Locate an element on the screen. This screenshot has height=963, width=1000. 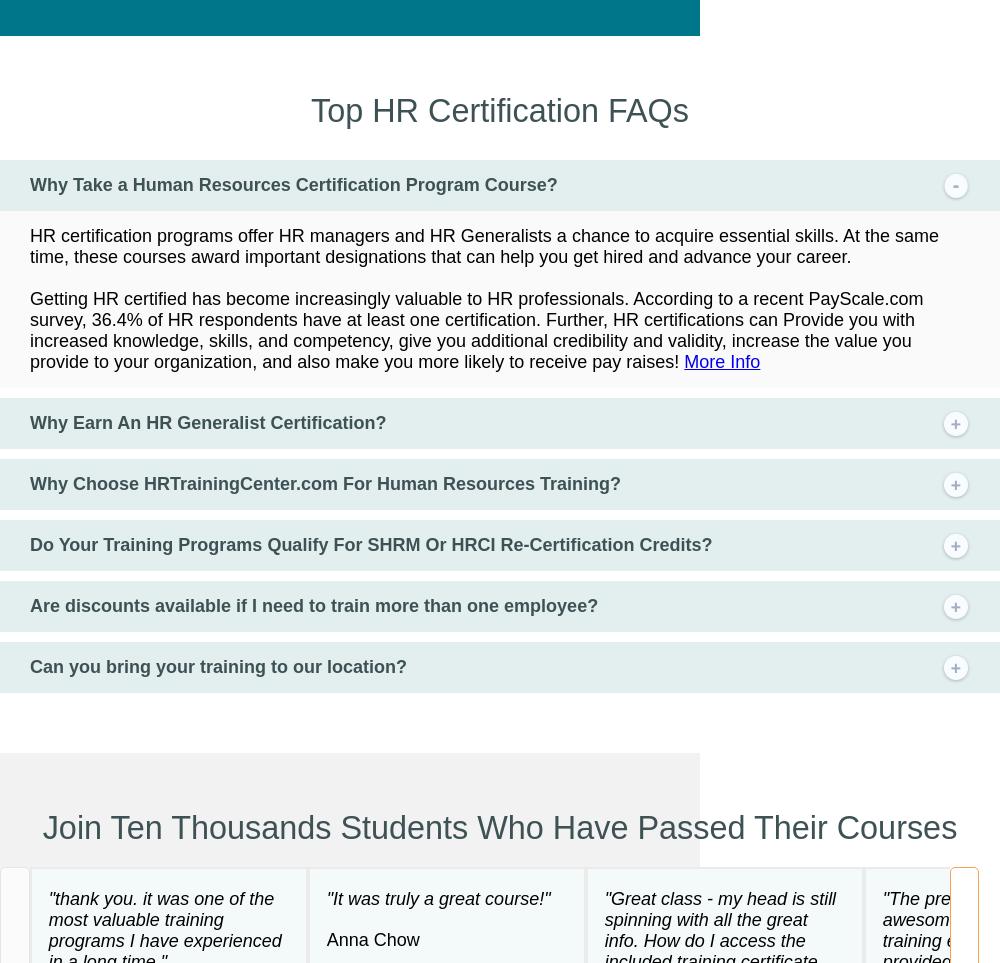
'Do Your Training Programs Qualify For SHRM Or HRCI Re-Certification Credits?' is located at coordinates (370, 542).